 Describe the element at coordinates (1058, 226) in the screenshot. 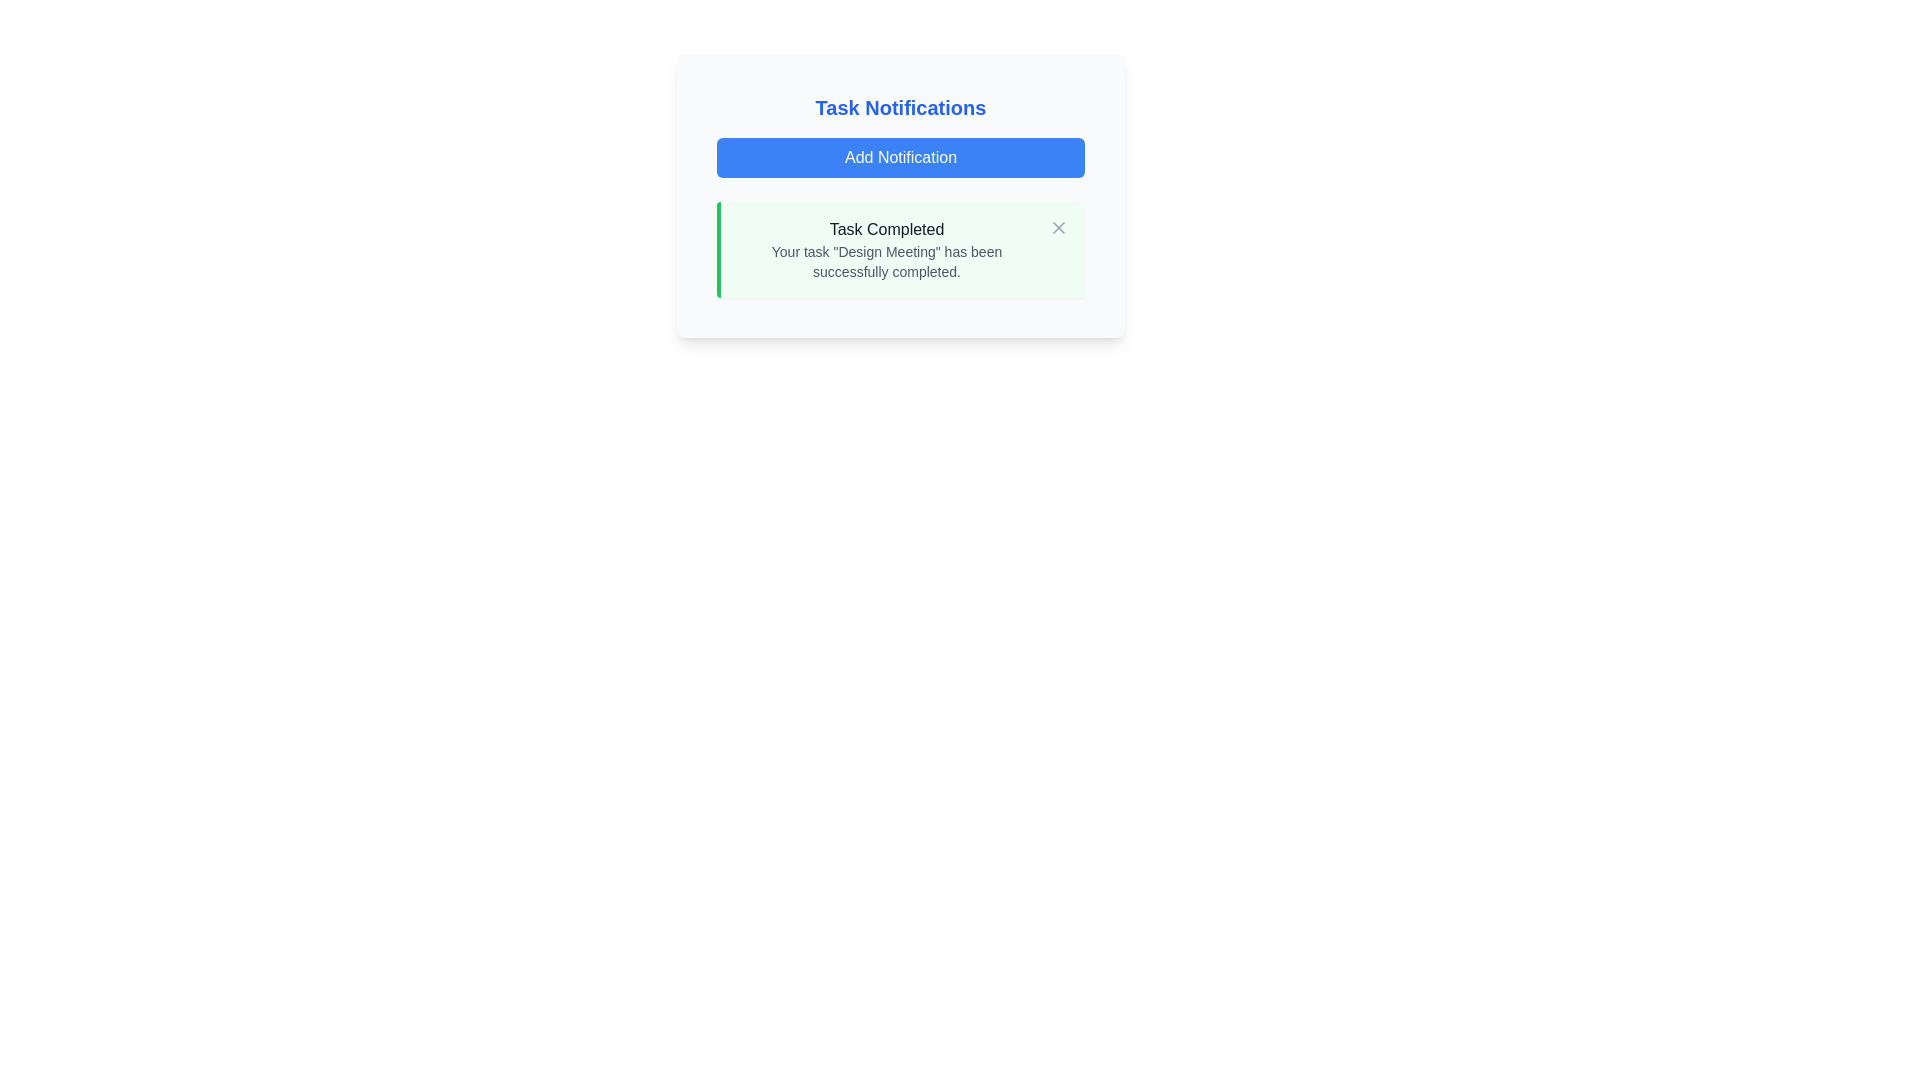

I see `the Close icon (an 'X' symbol) located at the top-right corner of the 'Task Completed' notification` at that location.